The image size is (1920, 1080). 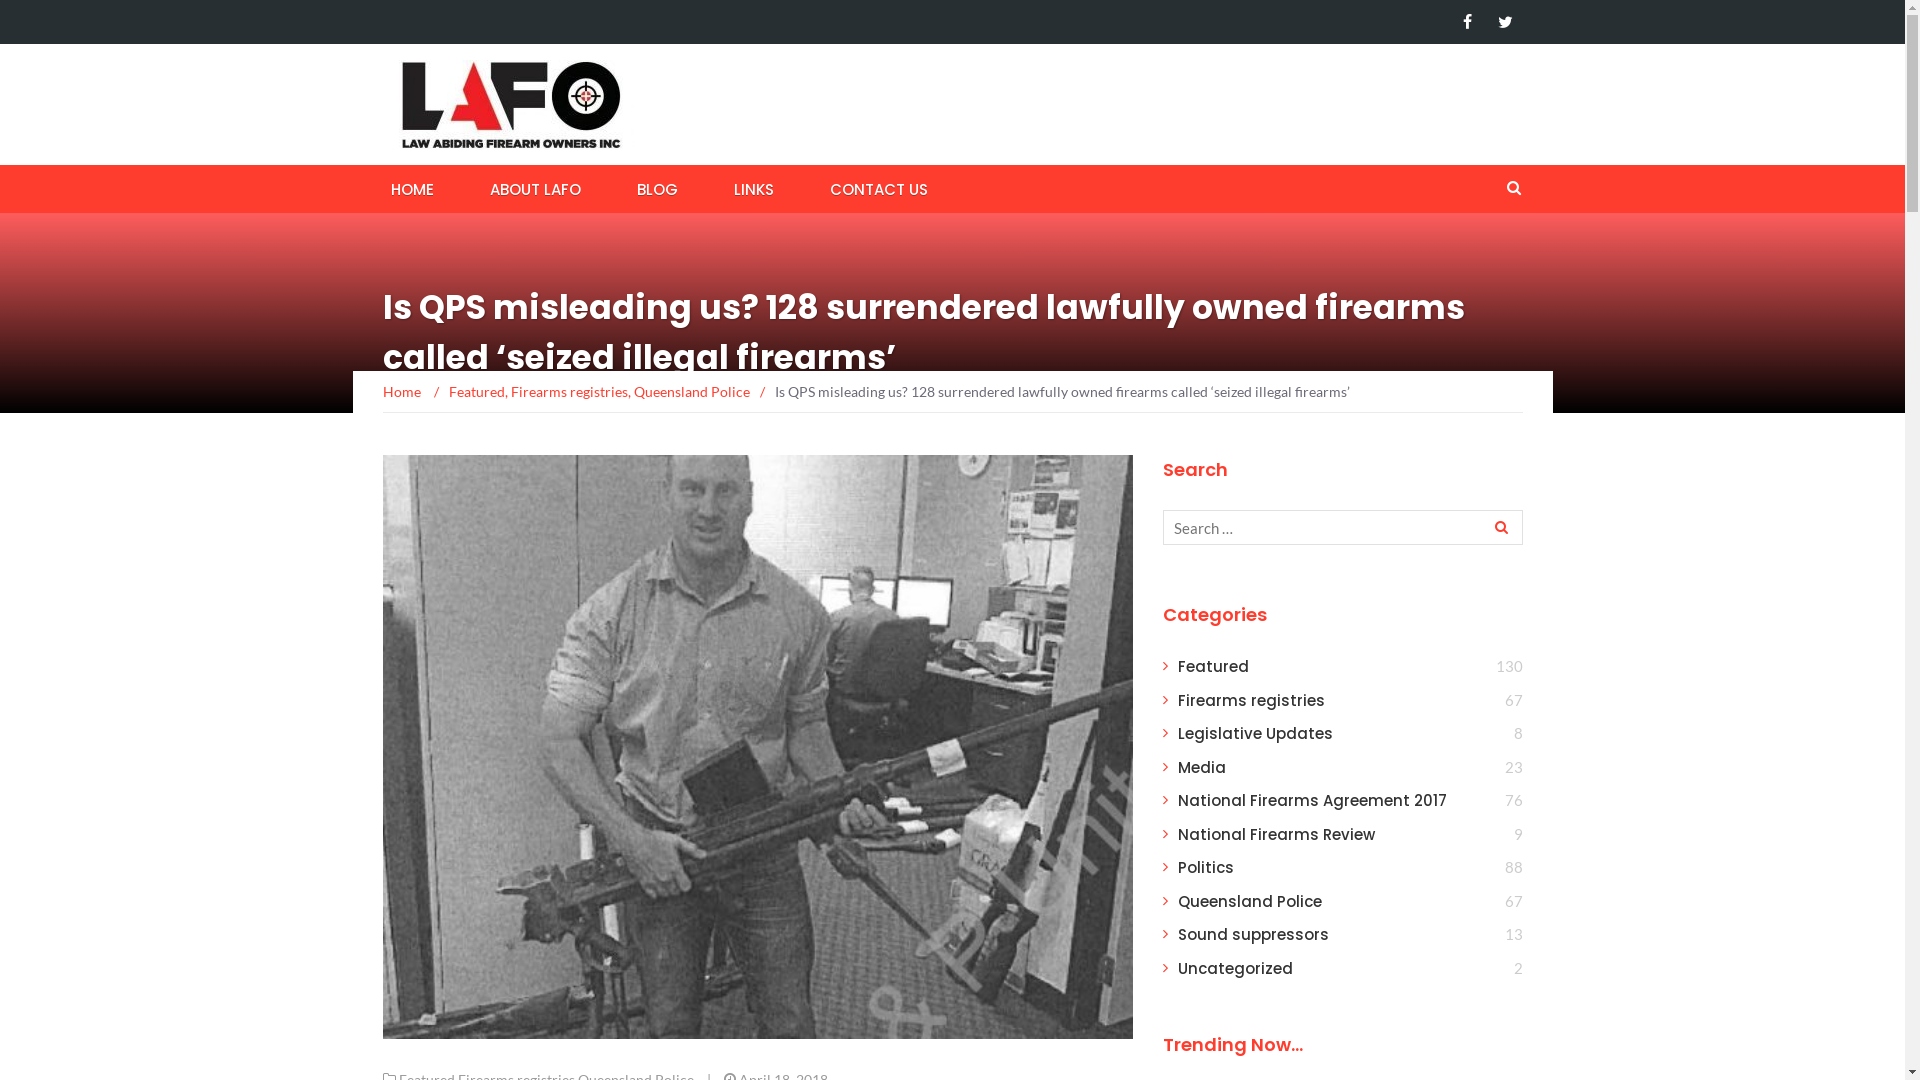 What do you see at coordinates (752, 188) in the screenshot?
I see `'LINKS'` at bounding box center [752, 188].